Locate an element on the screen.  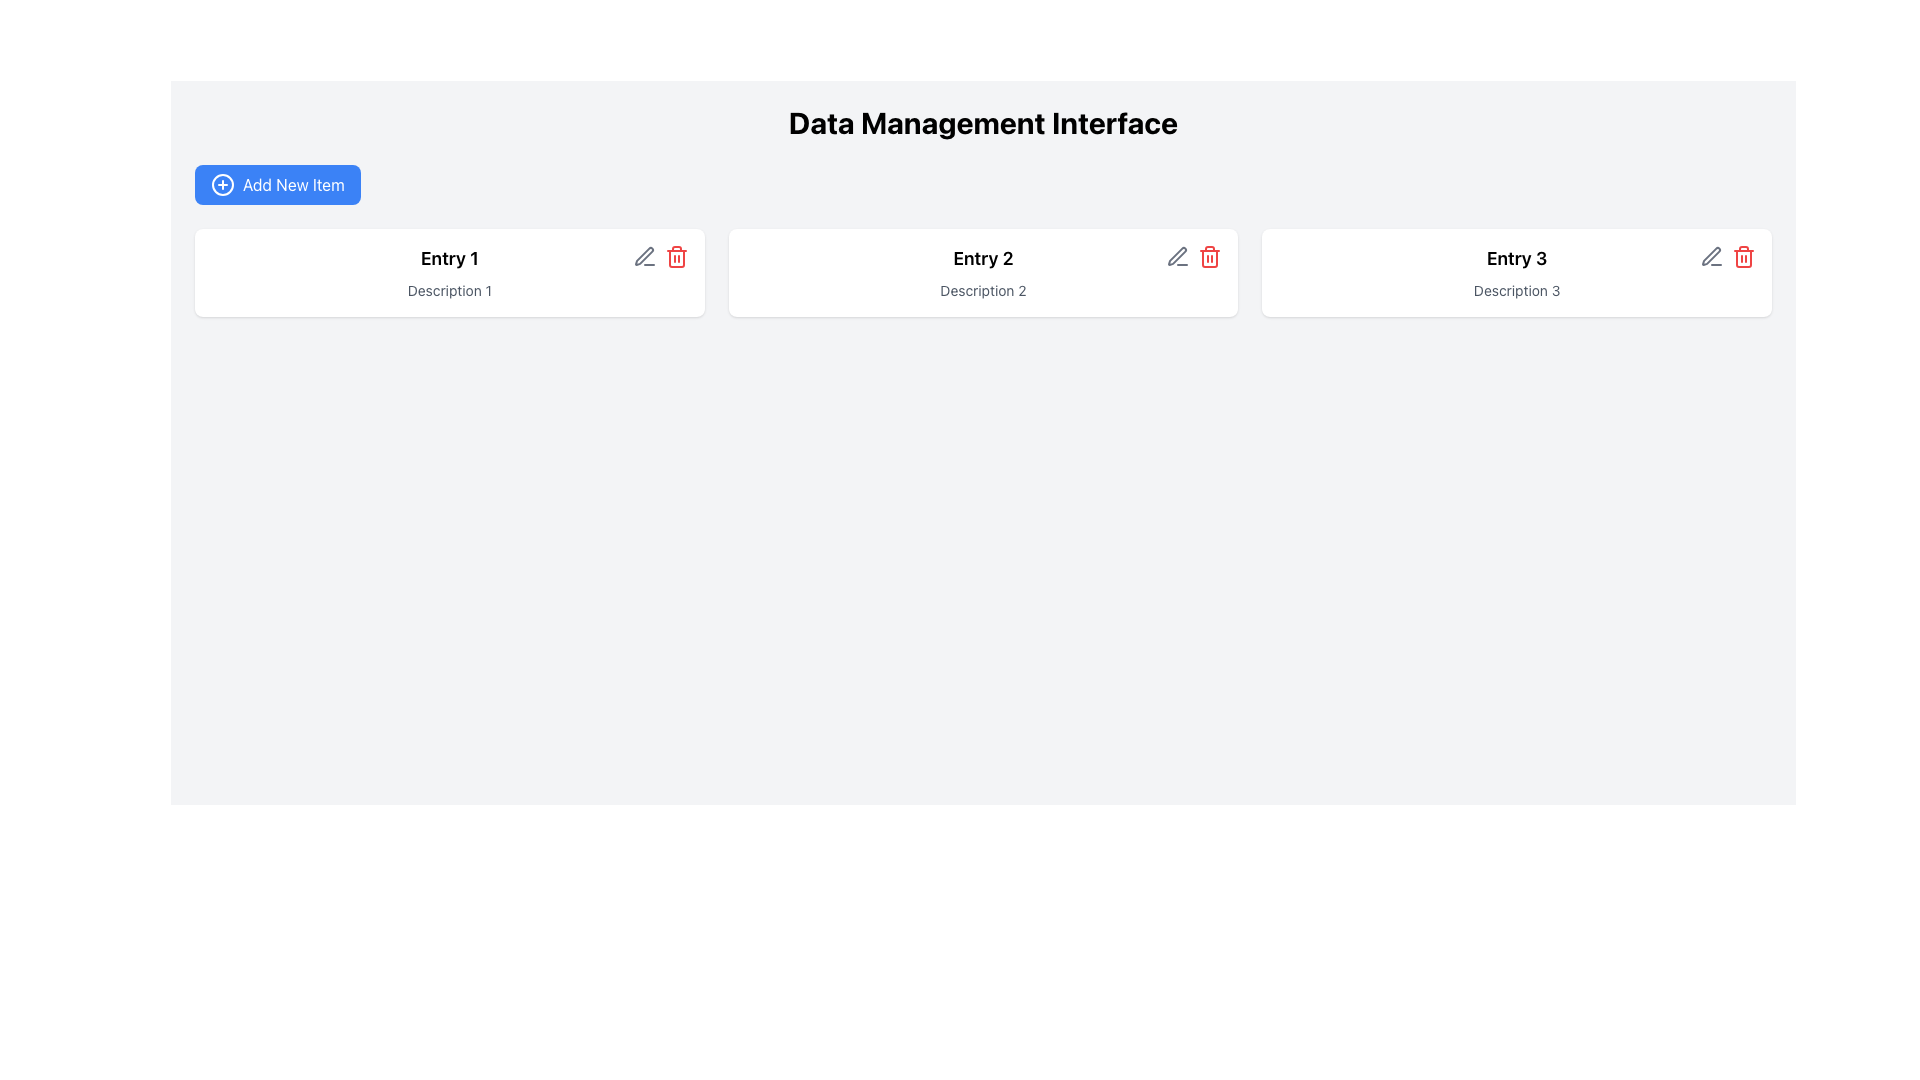
the SVG circle element that visually supports the 'Add New Item' button function, located in the top-left area of the interface is located at coordinates (222, 185).